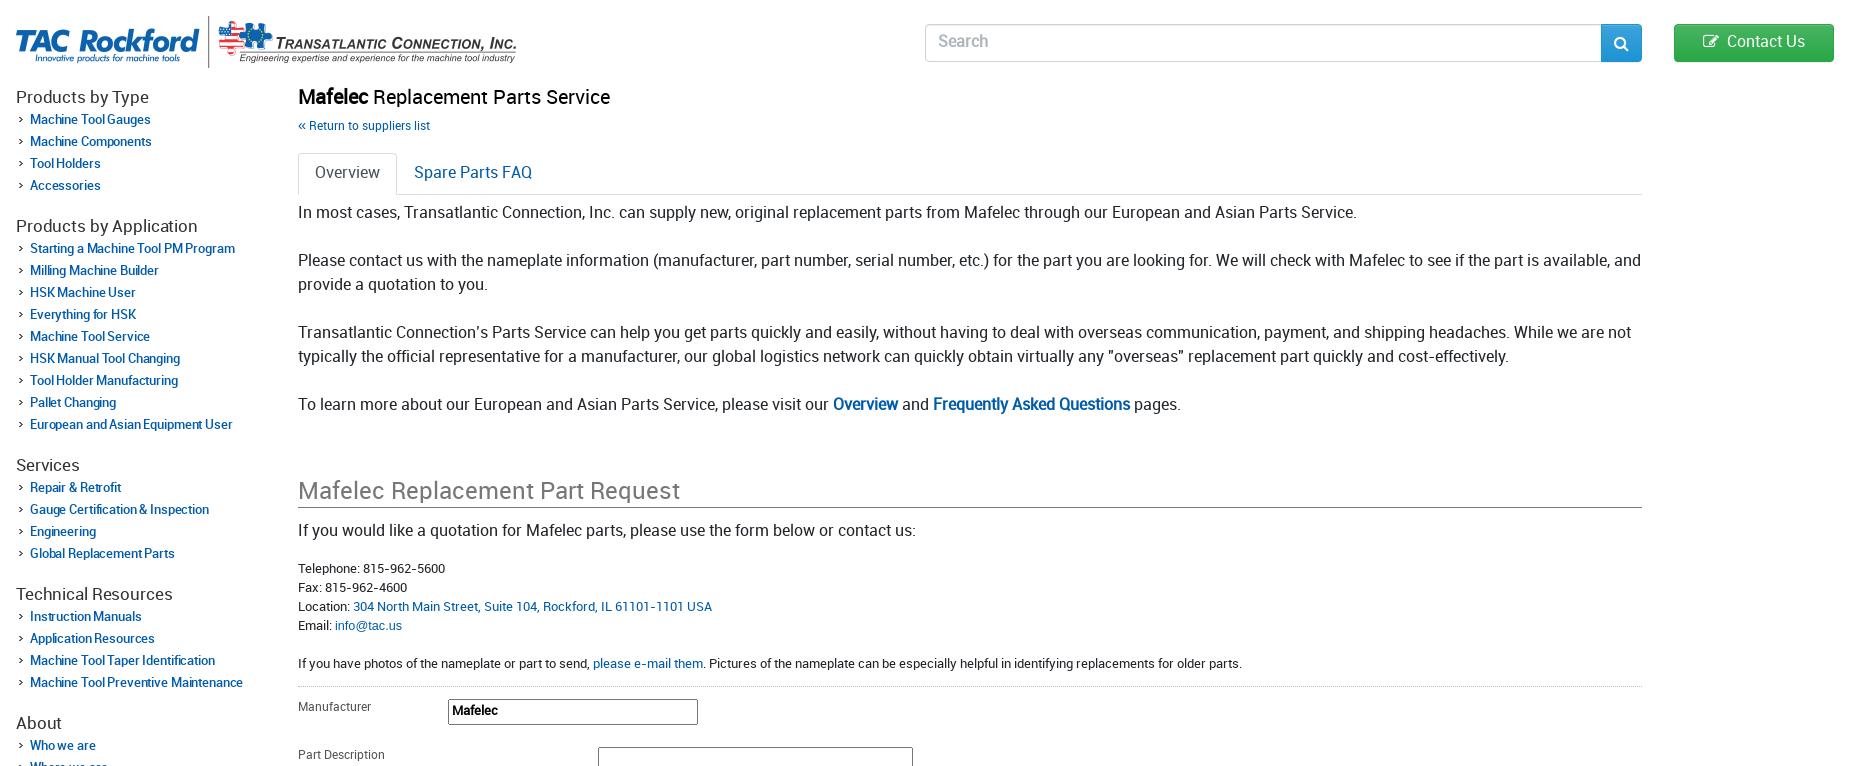  I want to click on 'Manufacturer', so click(297, 706).